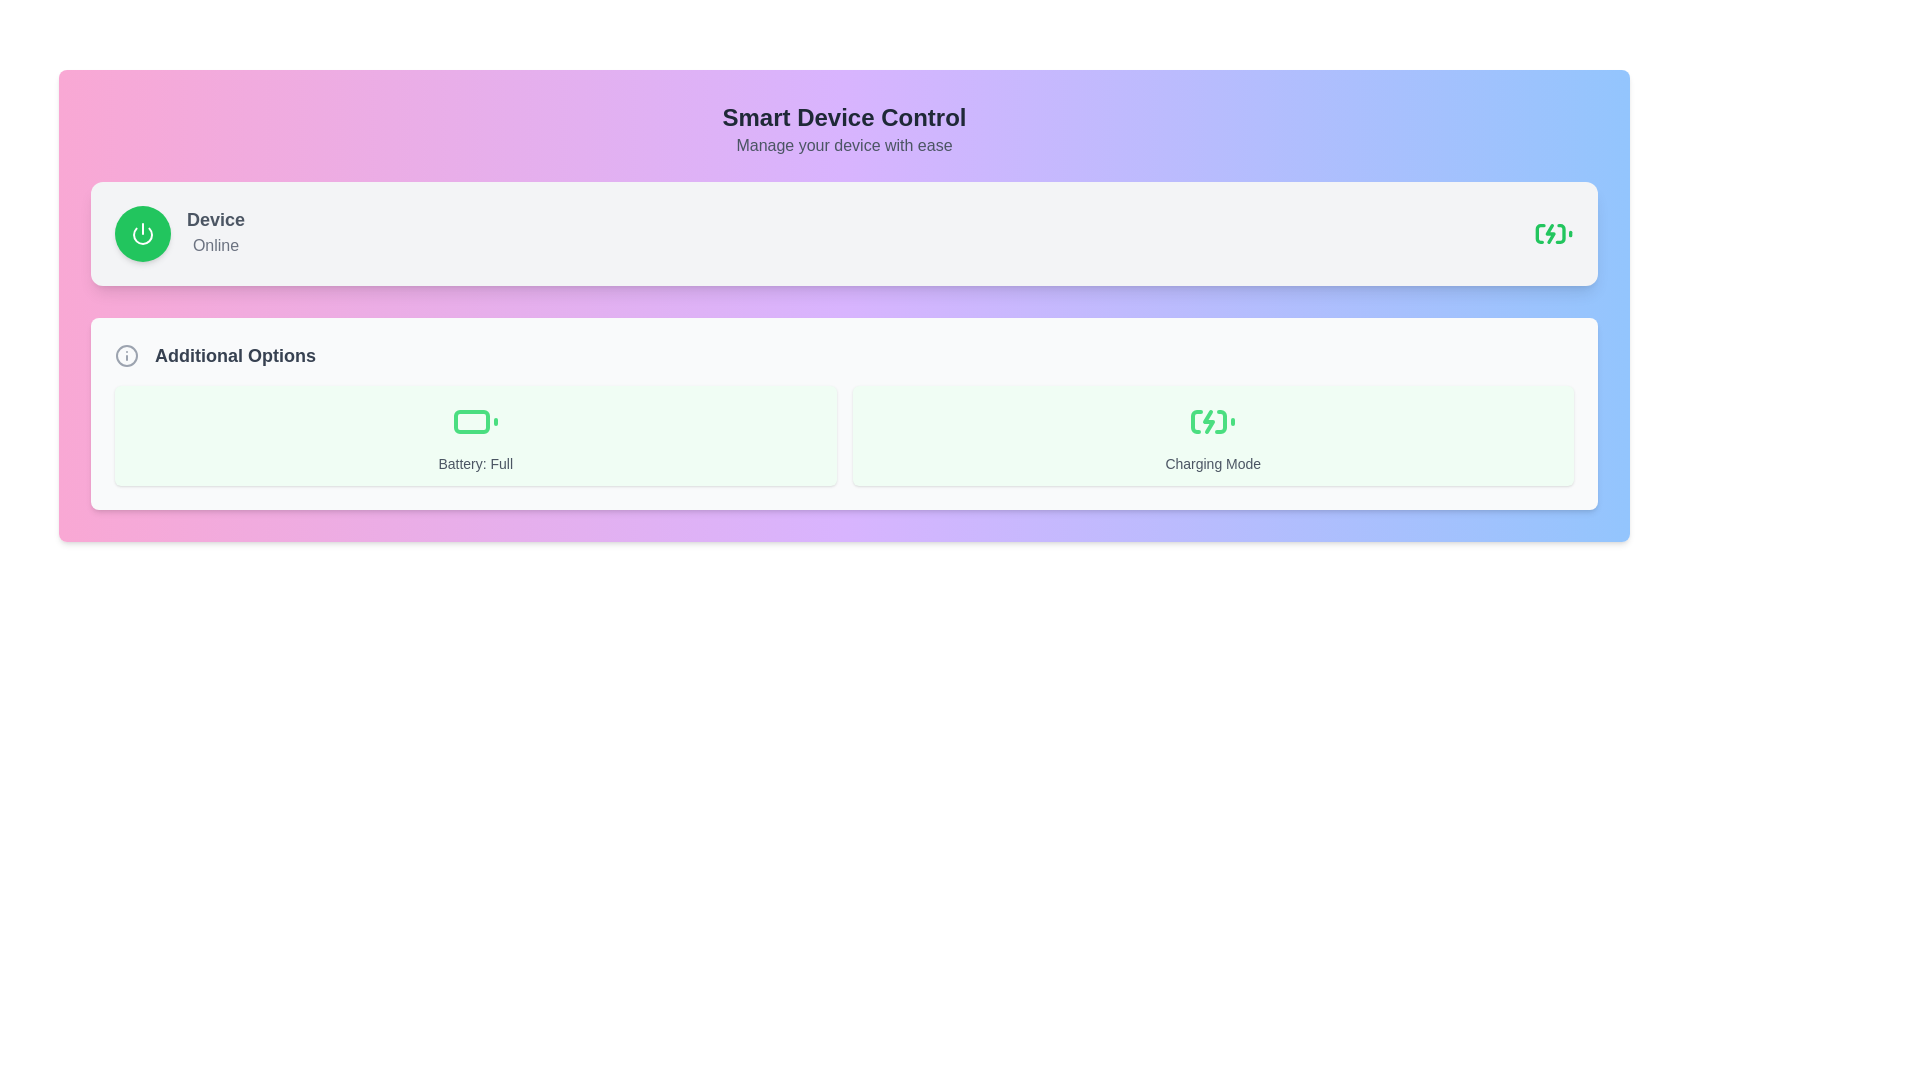 The image size is (1920, 1080). I want to click on the non-interactive status label indicating that the device is online, located to the right of the green circular power button, so click(216, 233).